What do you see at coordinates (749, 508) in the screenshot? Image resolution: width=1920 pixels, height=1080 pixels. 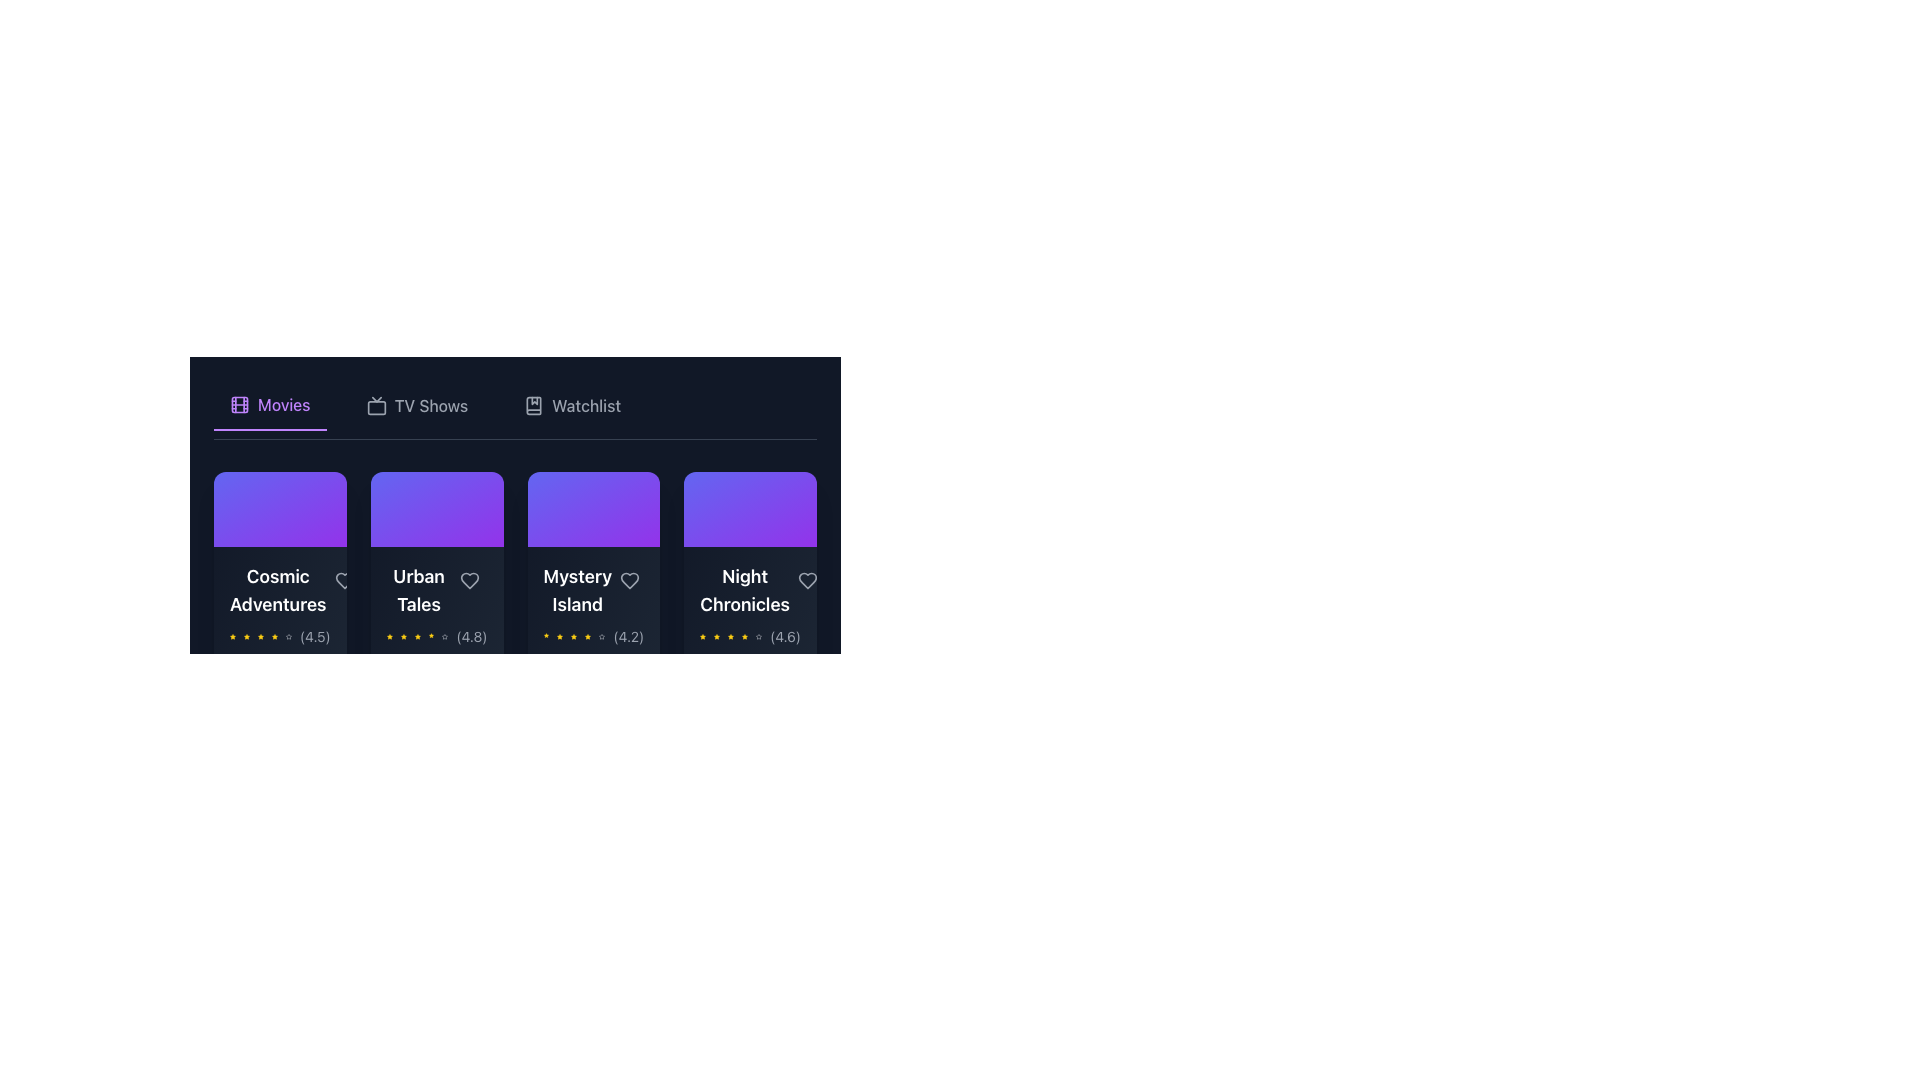 I see `the decorative background area of the 'Night Chronicles' card, which is located at the top section and positioned rightmost among a horizontal list of cards` at bounding box center [749, 508].